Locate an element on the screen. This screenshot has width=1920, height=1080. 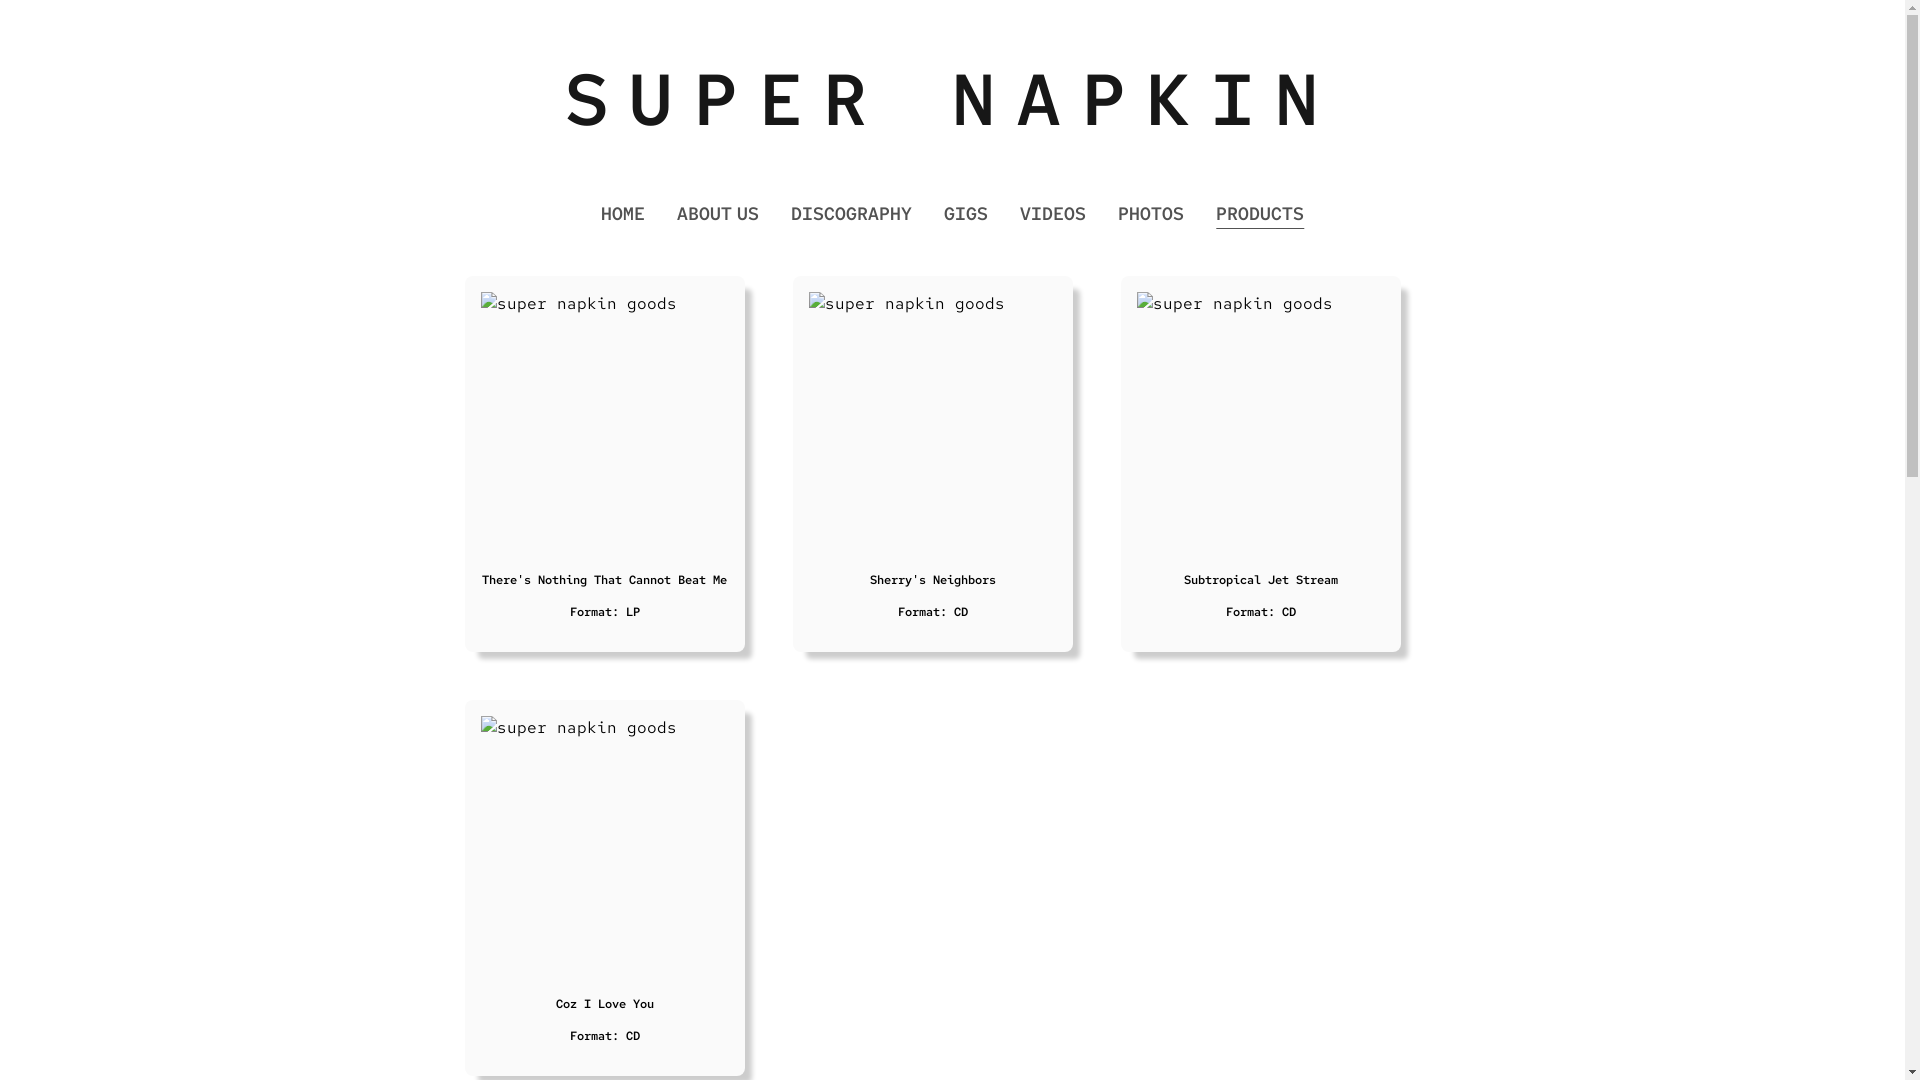
'HOME' is located at coordinates (622, 213).